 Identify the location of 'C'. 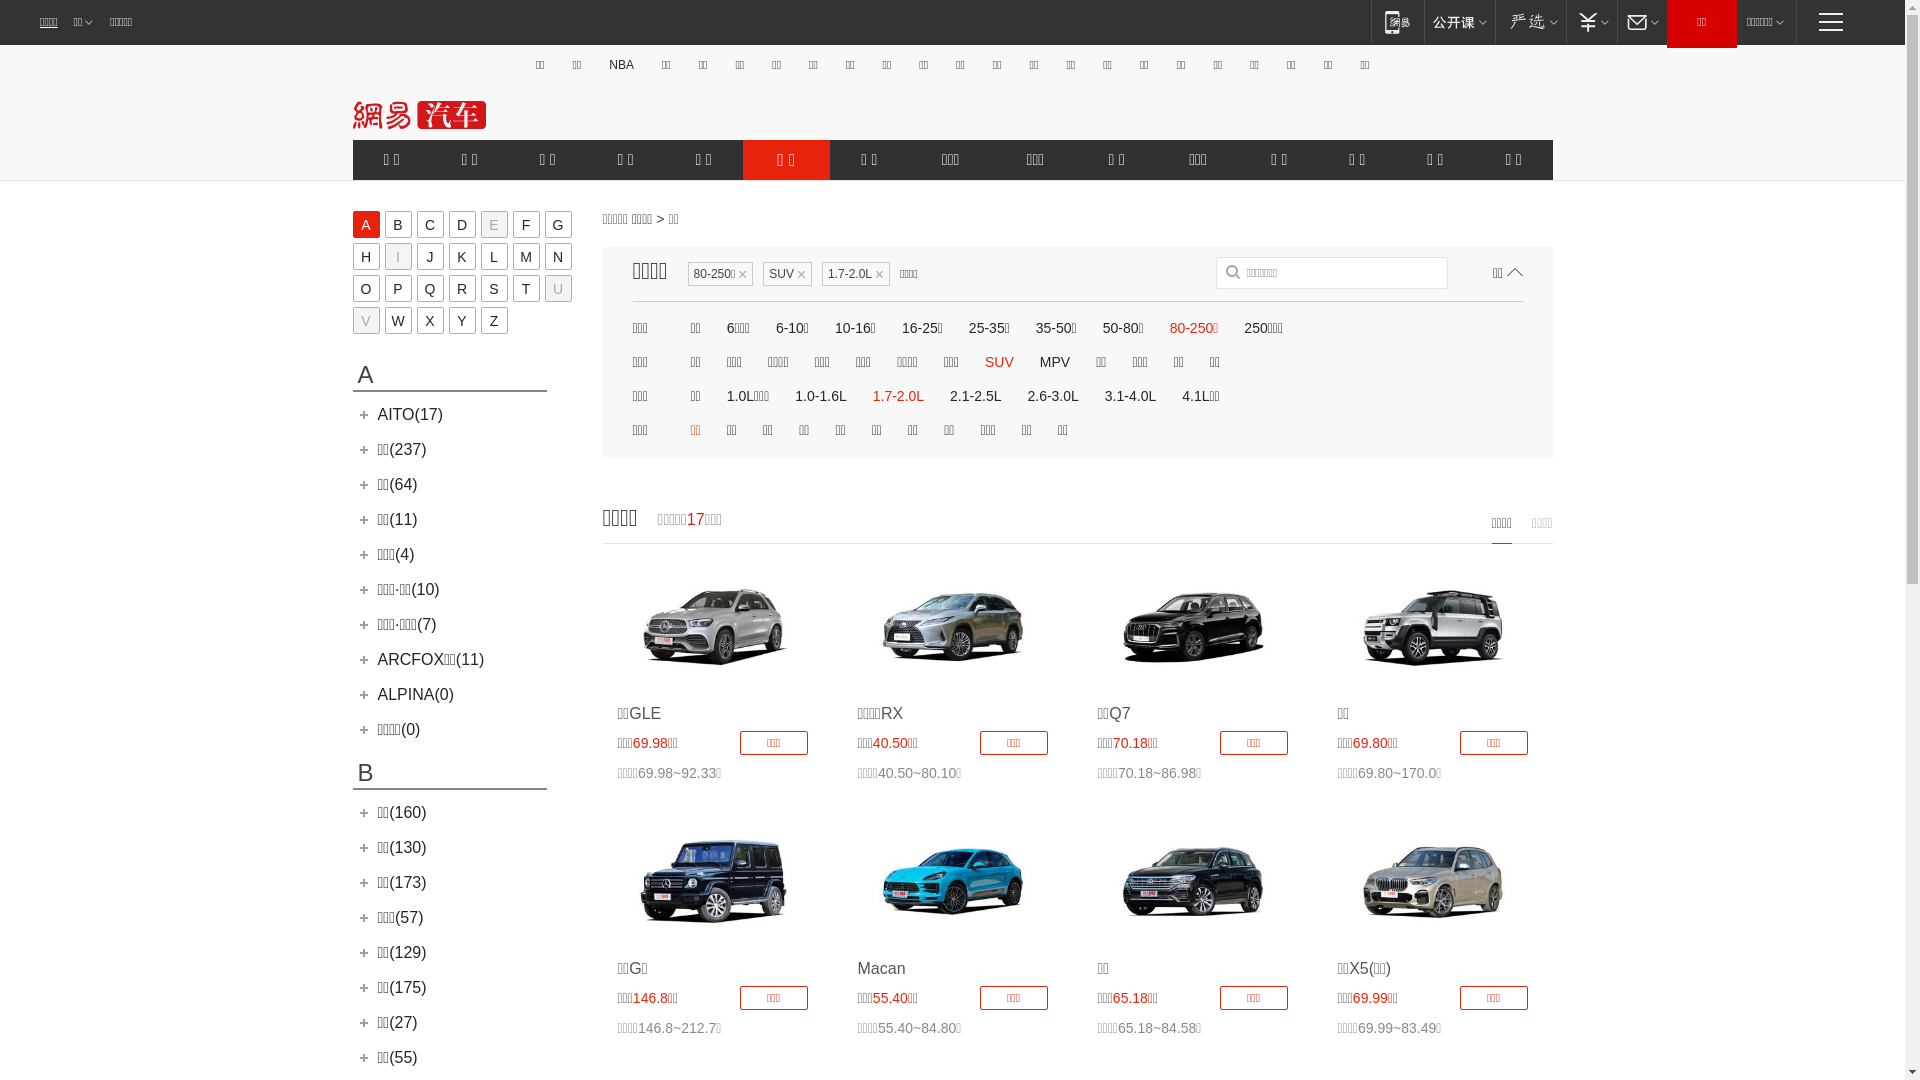
(428, 224).